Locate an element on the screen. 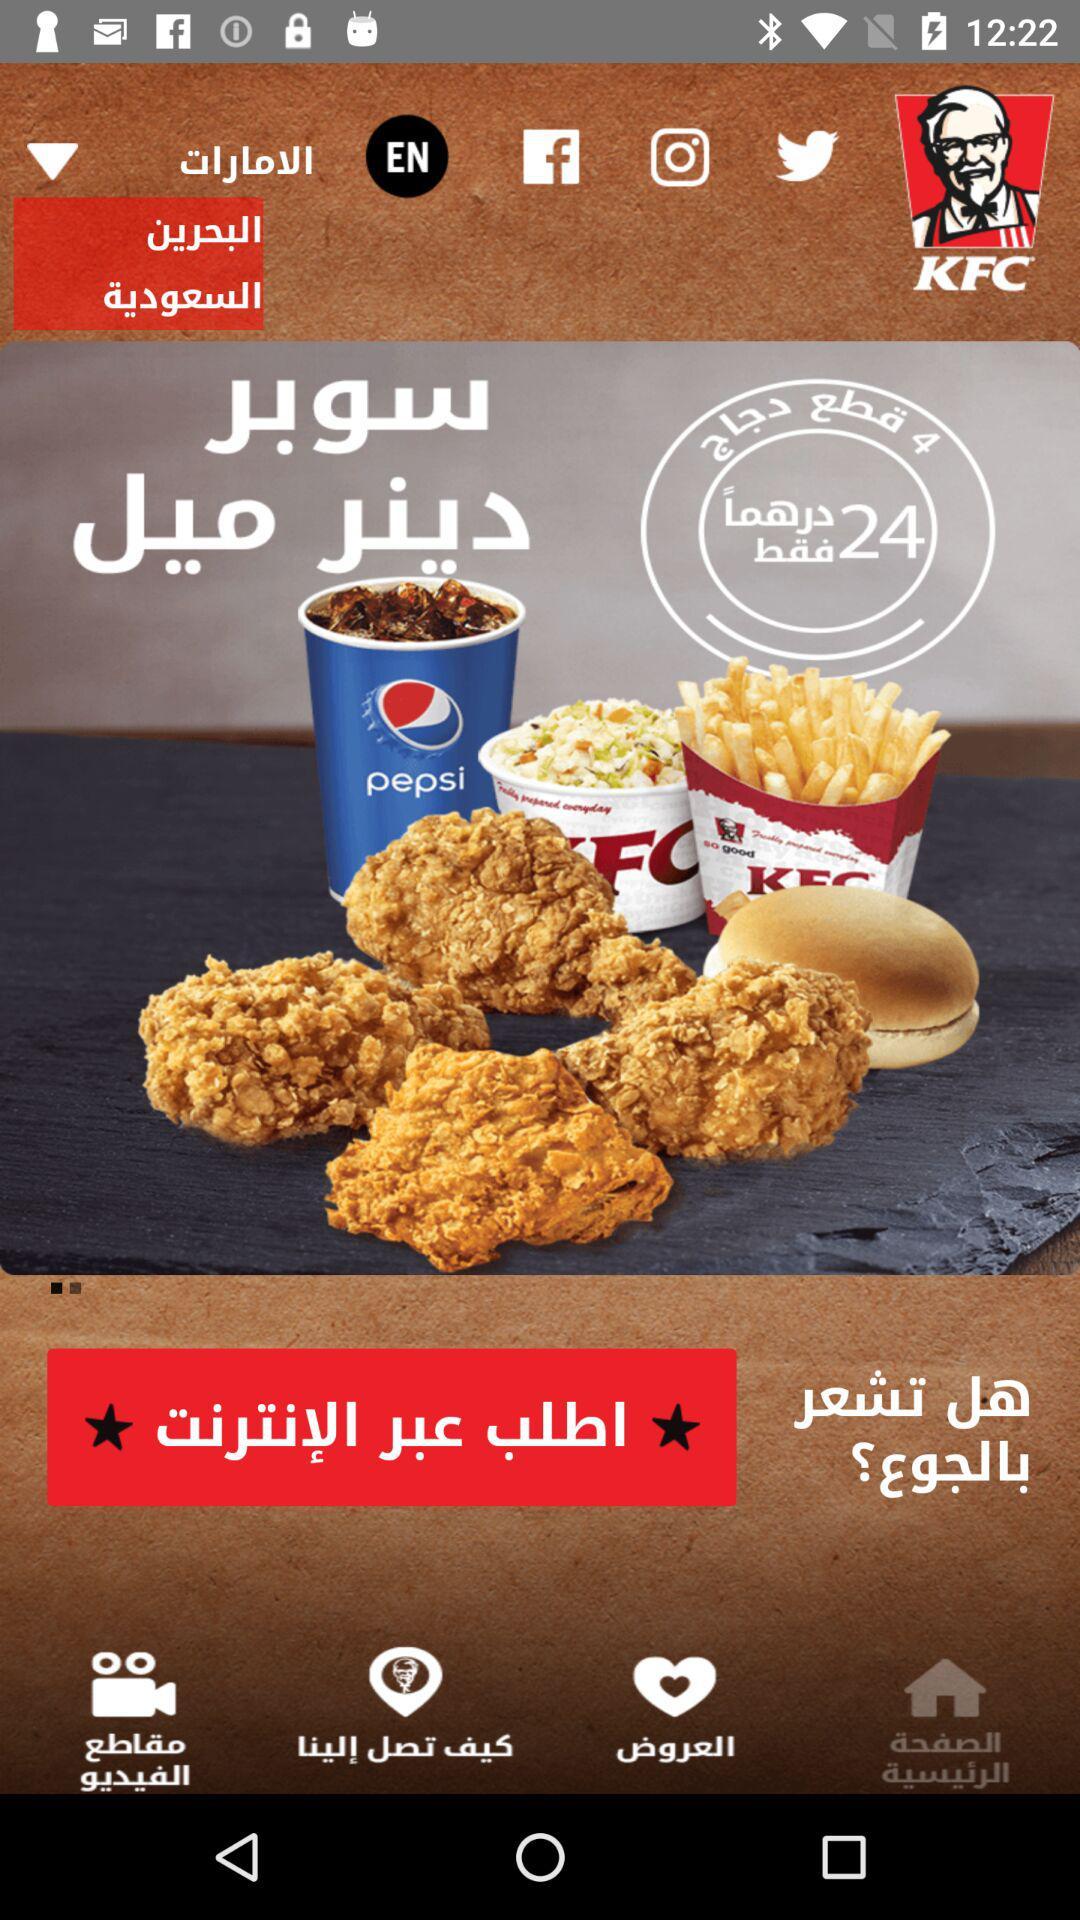 This screenshot has height=1920, width=1080. the facebook icon is located at coordinates (551, 155).